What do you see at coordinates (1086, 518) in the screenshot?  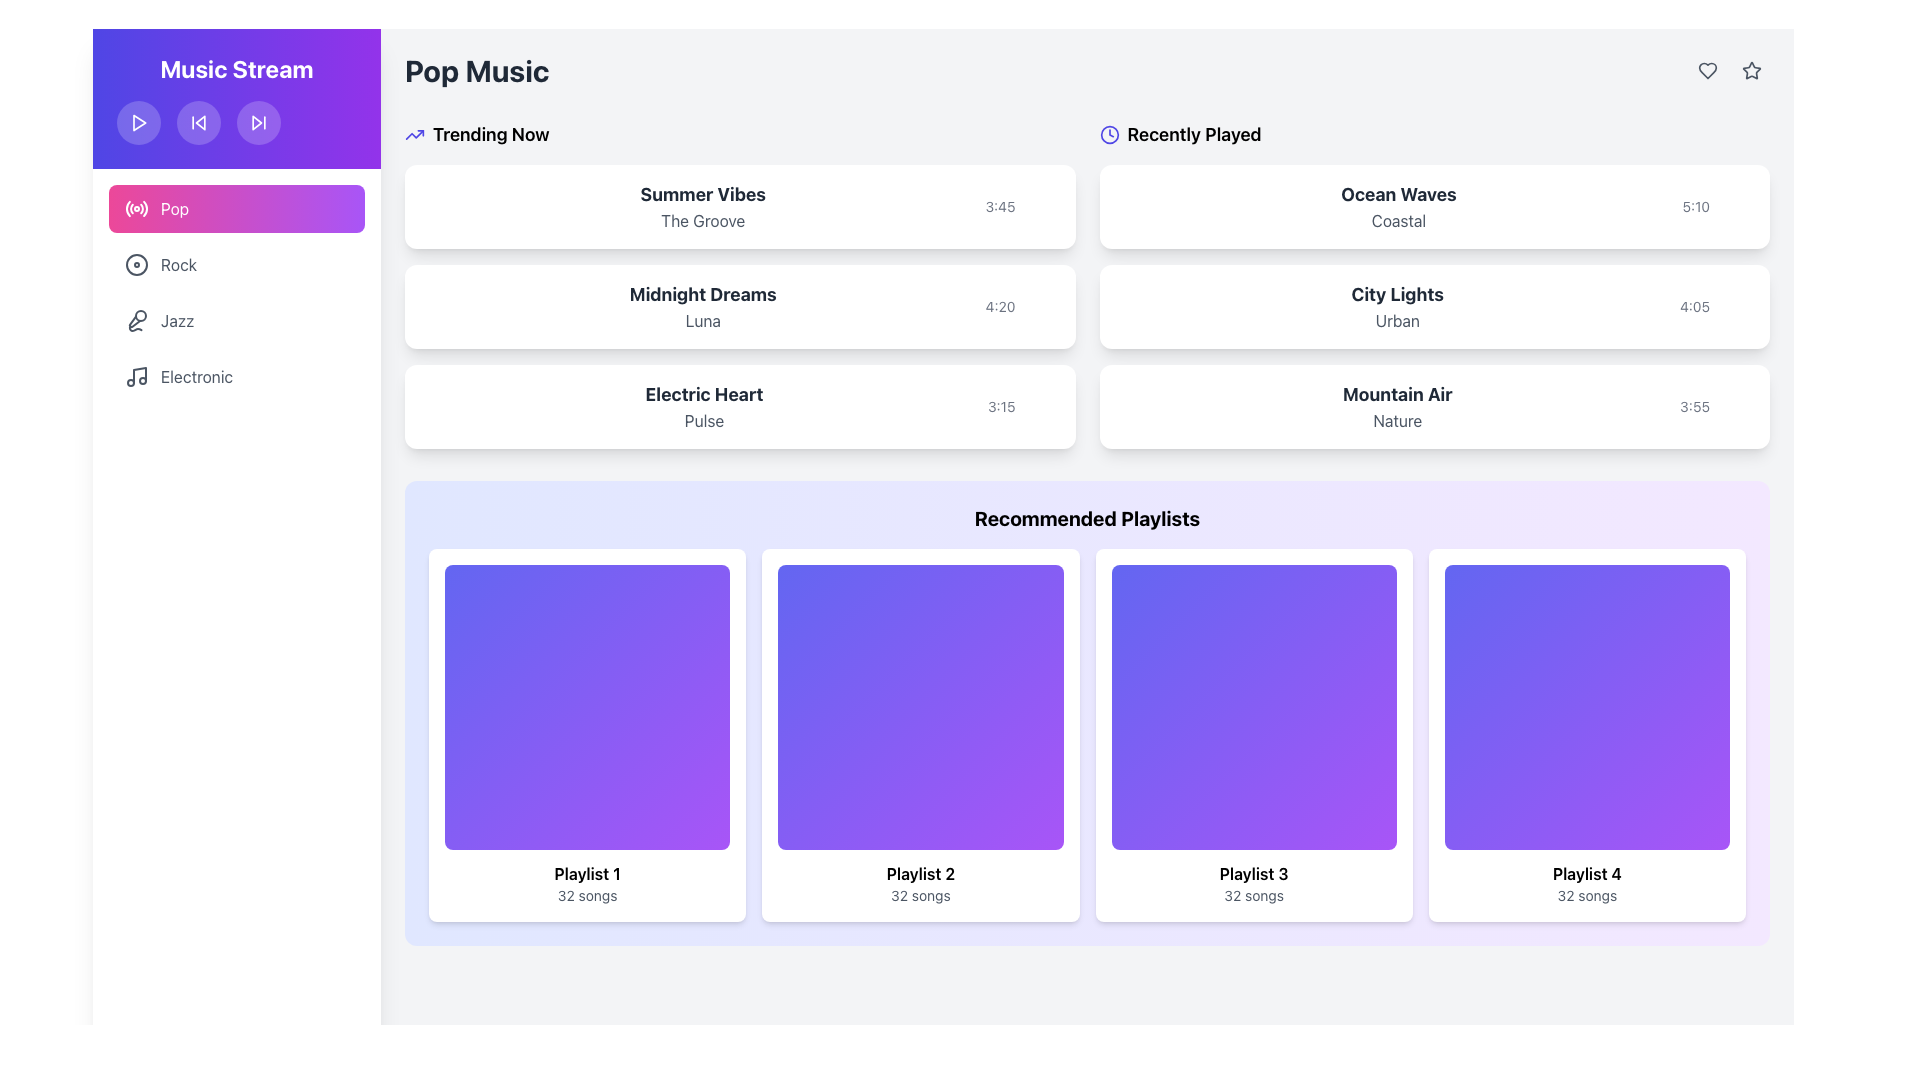 I see `the Static text header labeled 'Recommended Playlists' which is centered in a light purple gradient rectangle` at bounding box center [1086, 518].